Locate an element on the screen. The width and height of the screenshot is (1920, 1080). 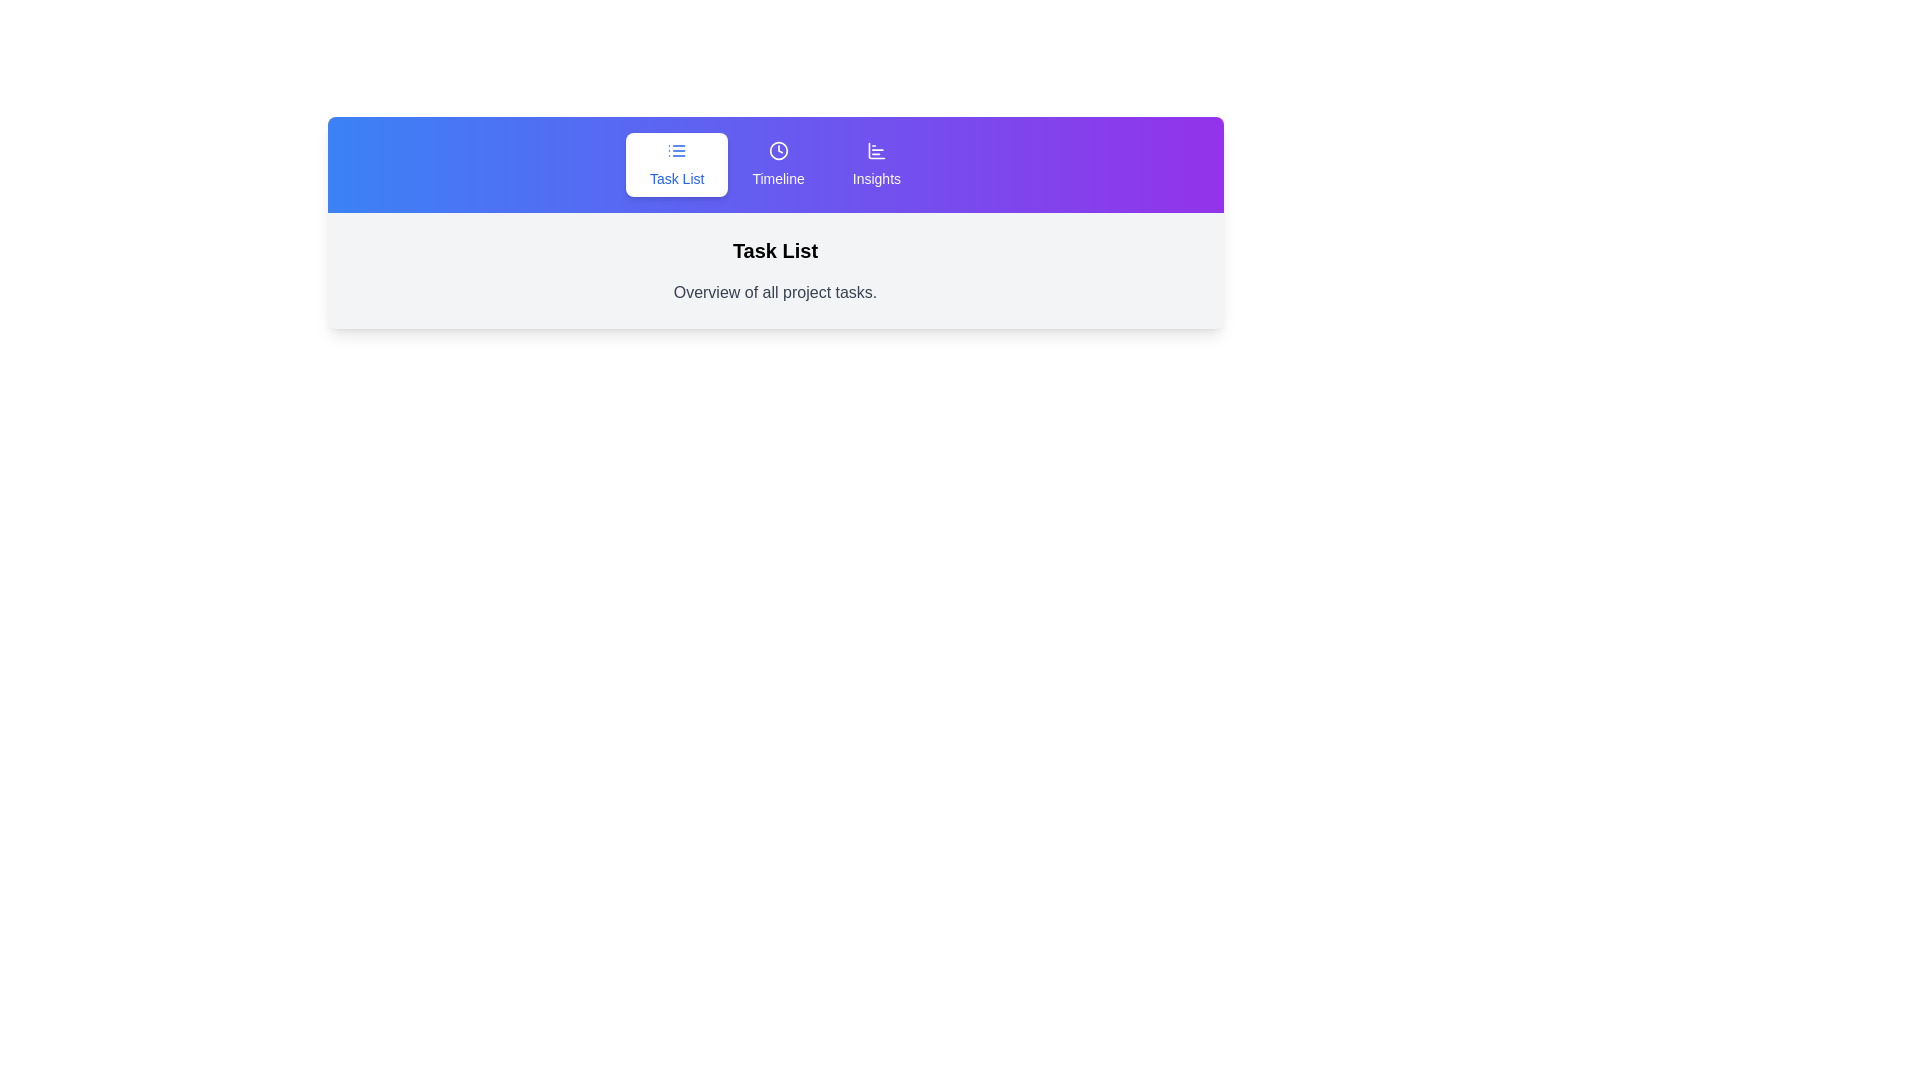
the Timeline tab to view its hover state is located at coordinates (777, 164).